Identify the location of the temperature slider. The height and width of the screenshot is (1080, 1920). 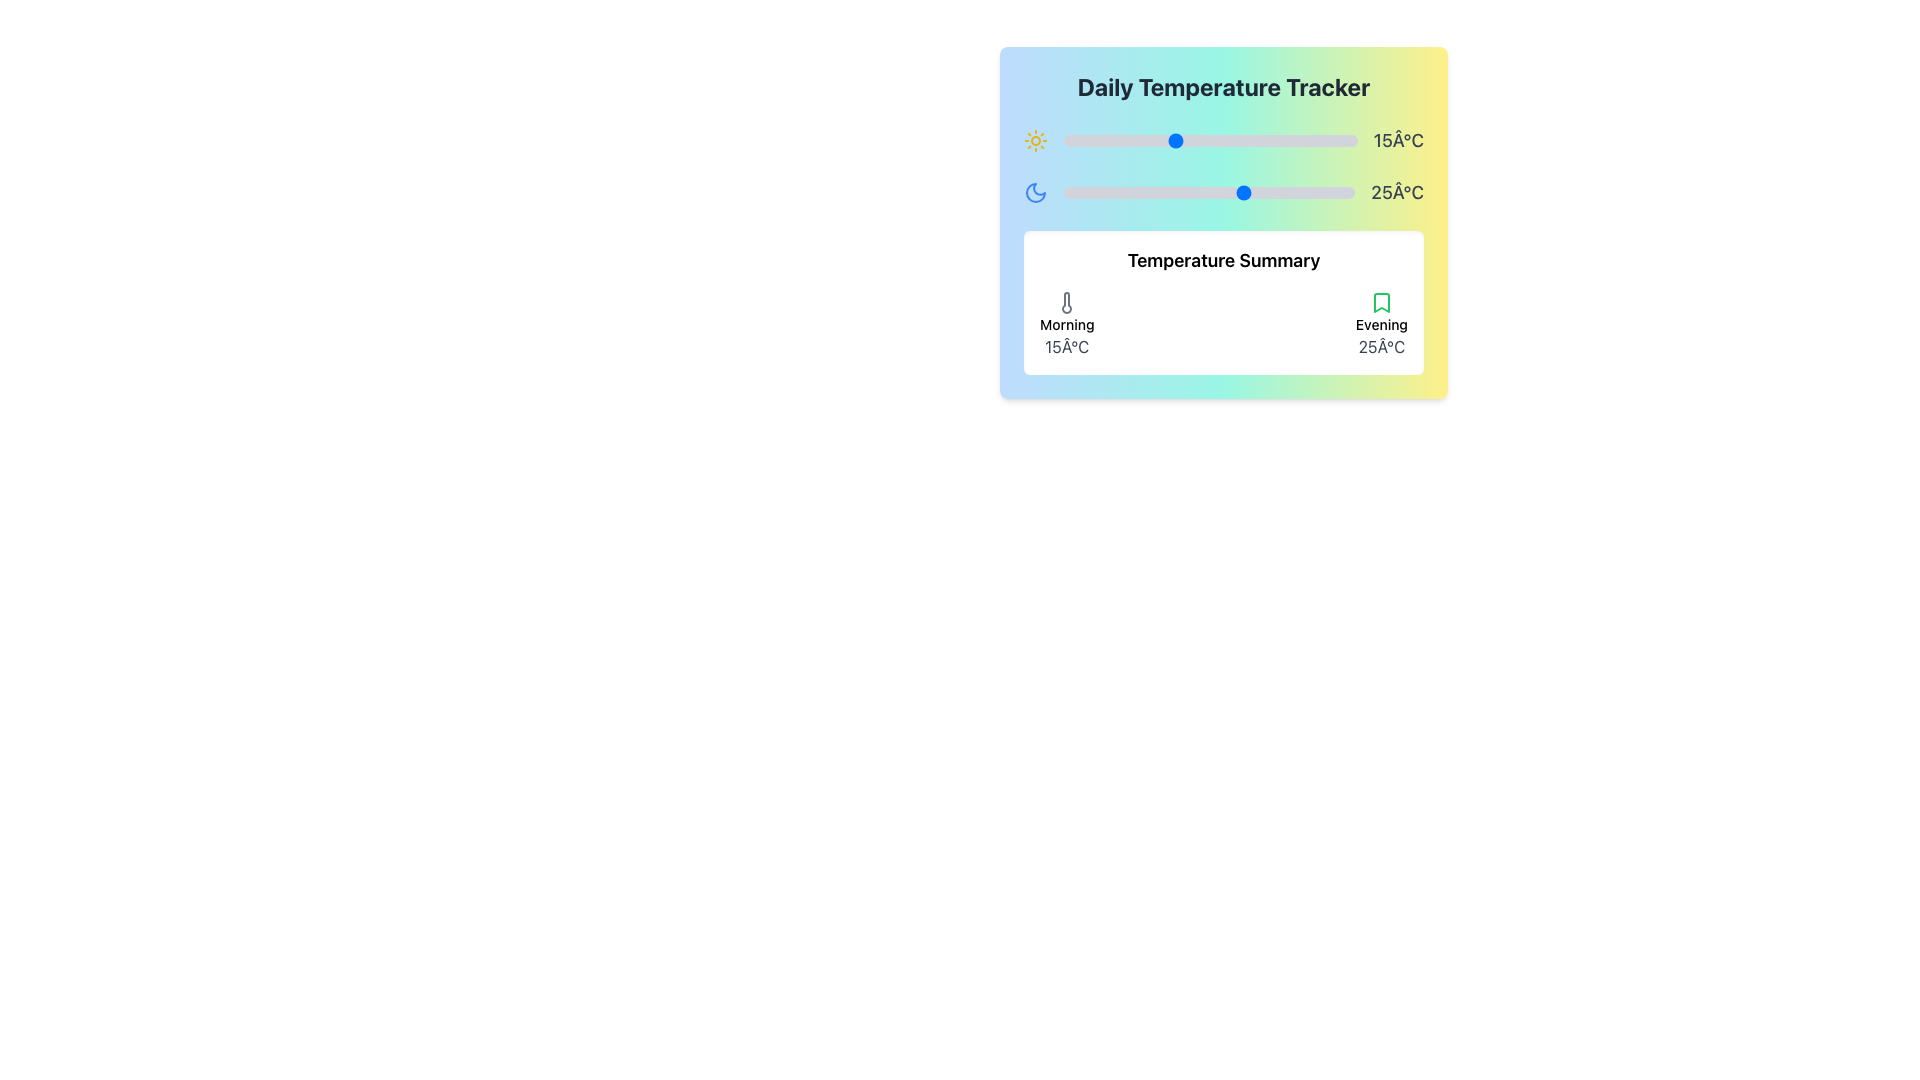
(1137, 140).